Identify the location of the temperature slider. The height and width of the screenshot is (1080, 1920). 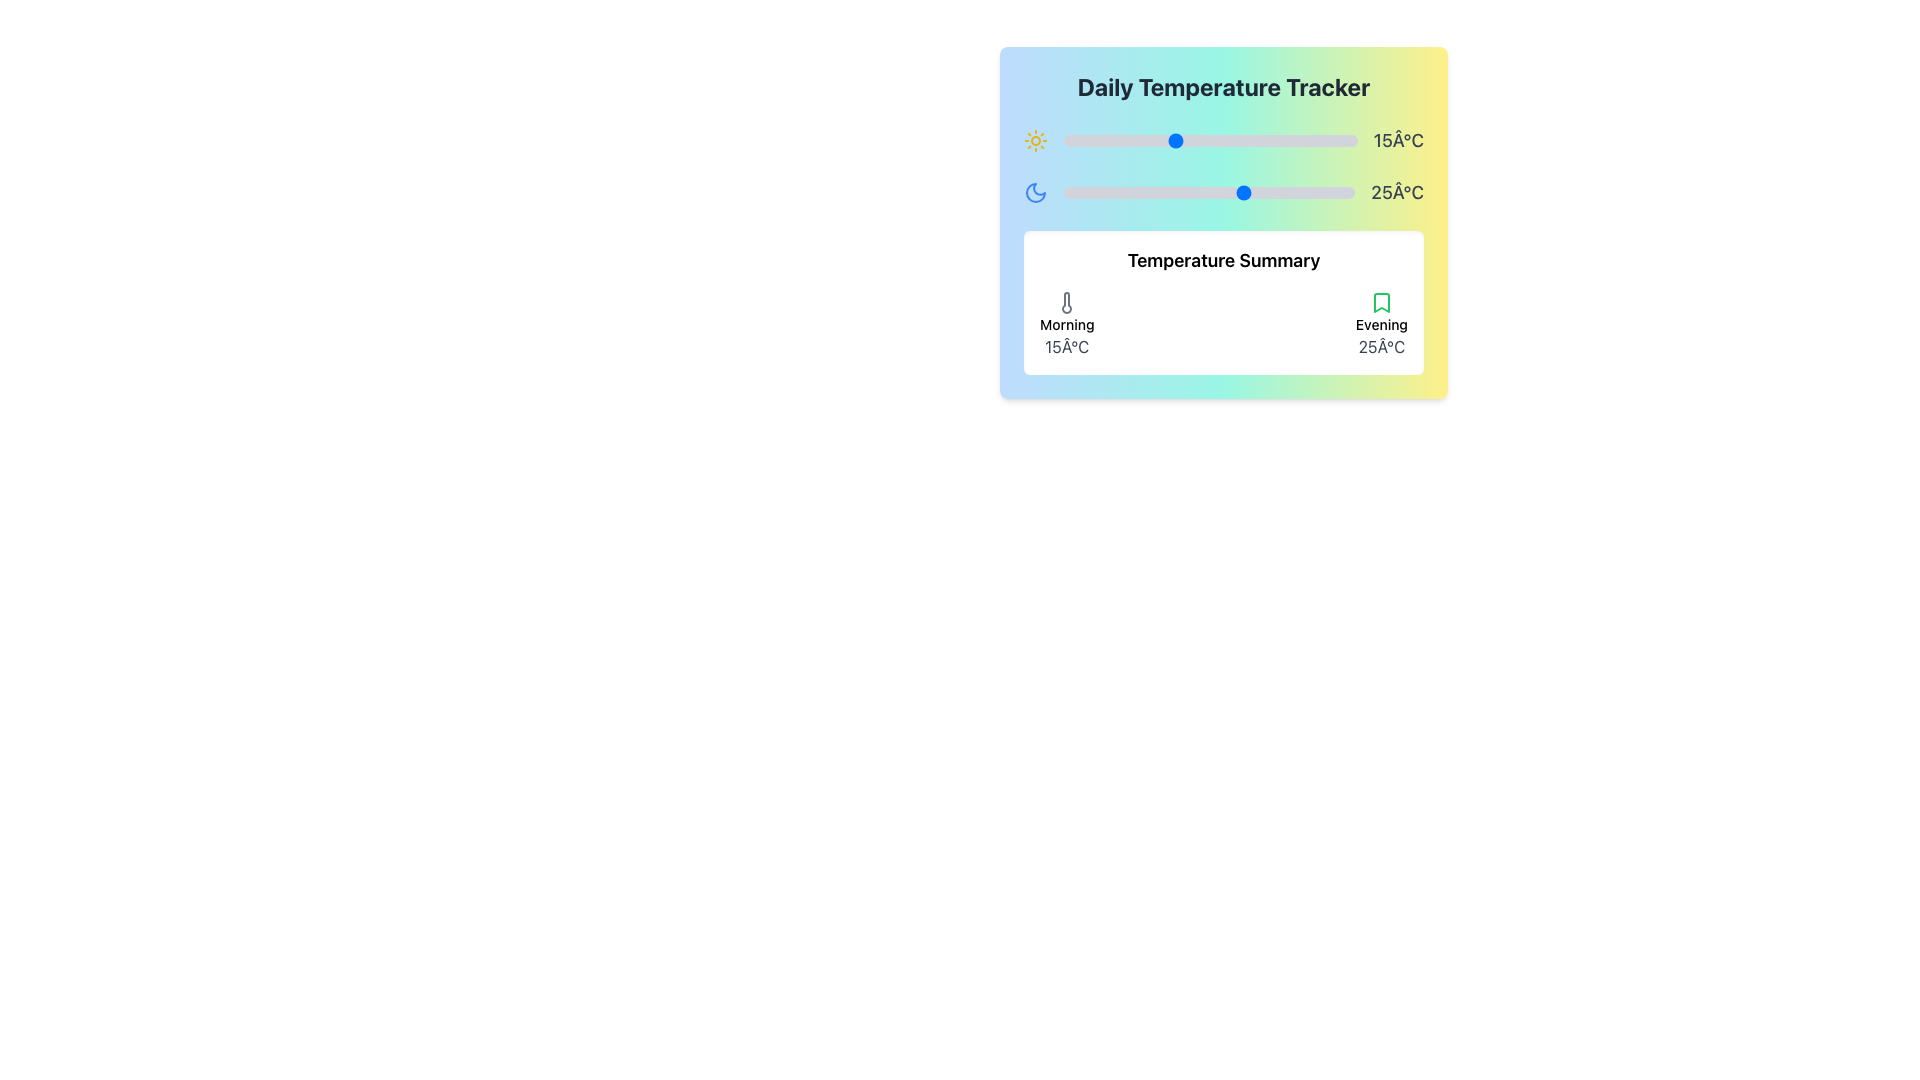
(1137, 140).